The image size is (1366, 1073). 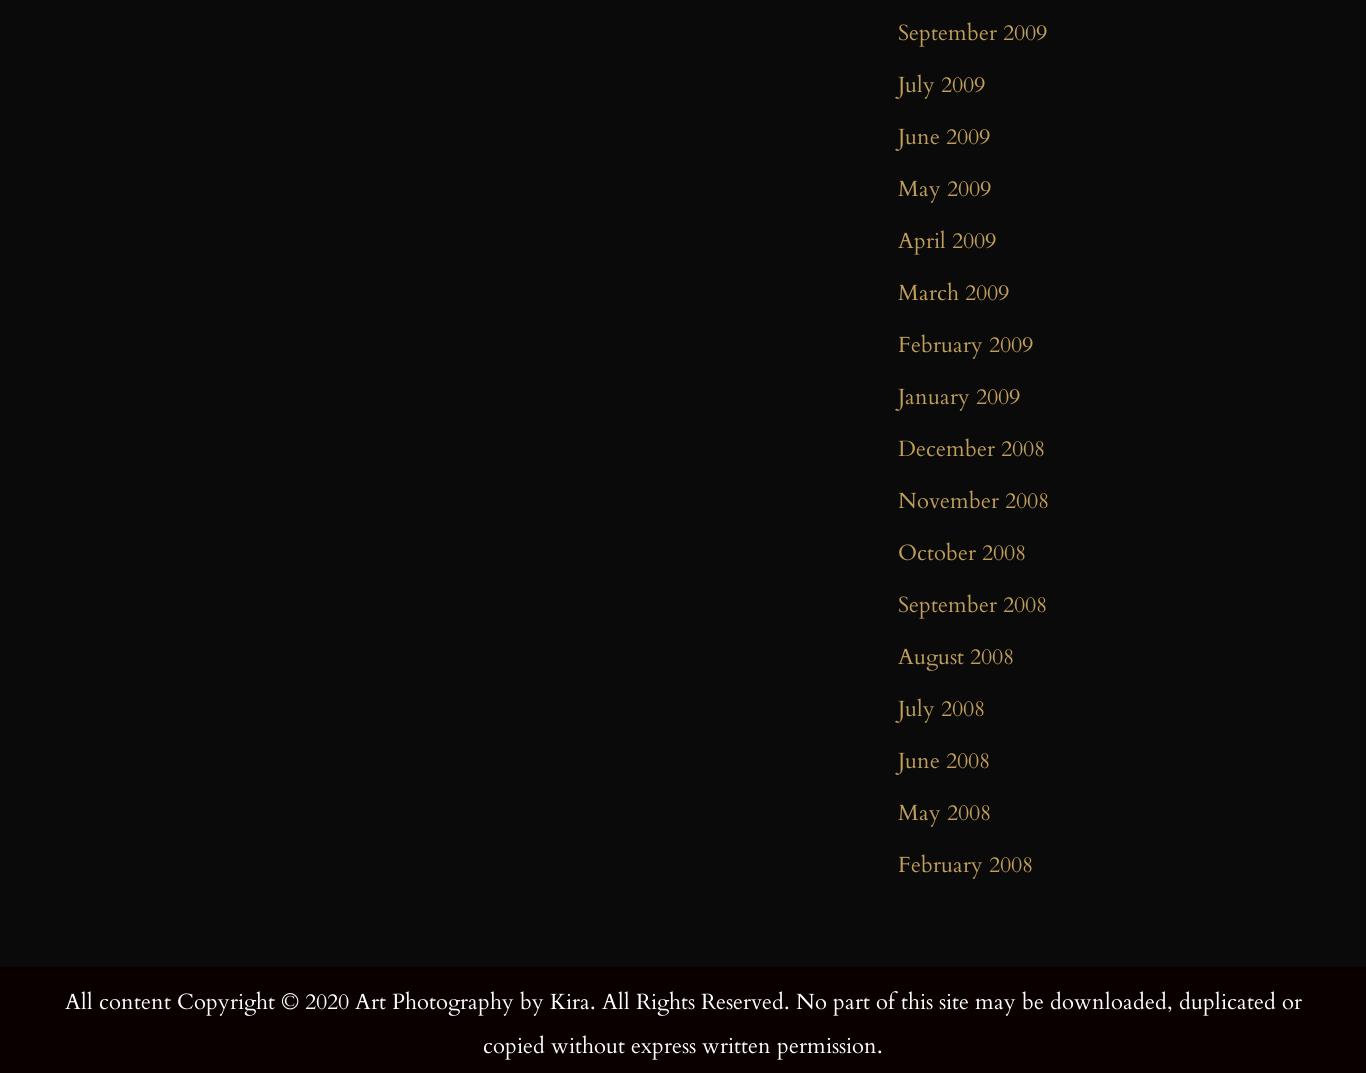 I want to click on 'October 2008', so click(x=897, y=553).